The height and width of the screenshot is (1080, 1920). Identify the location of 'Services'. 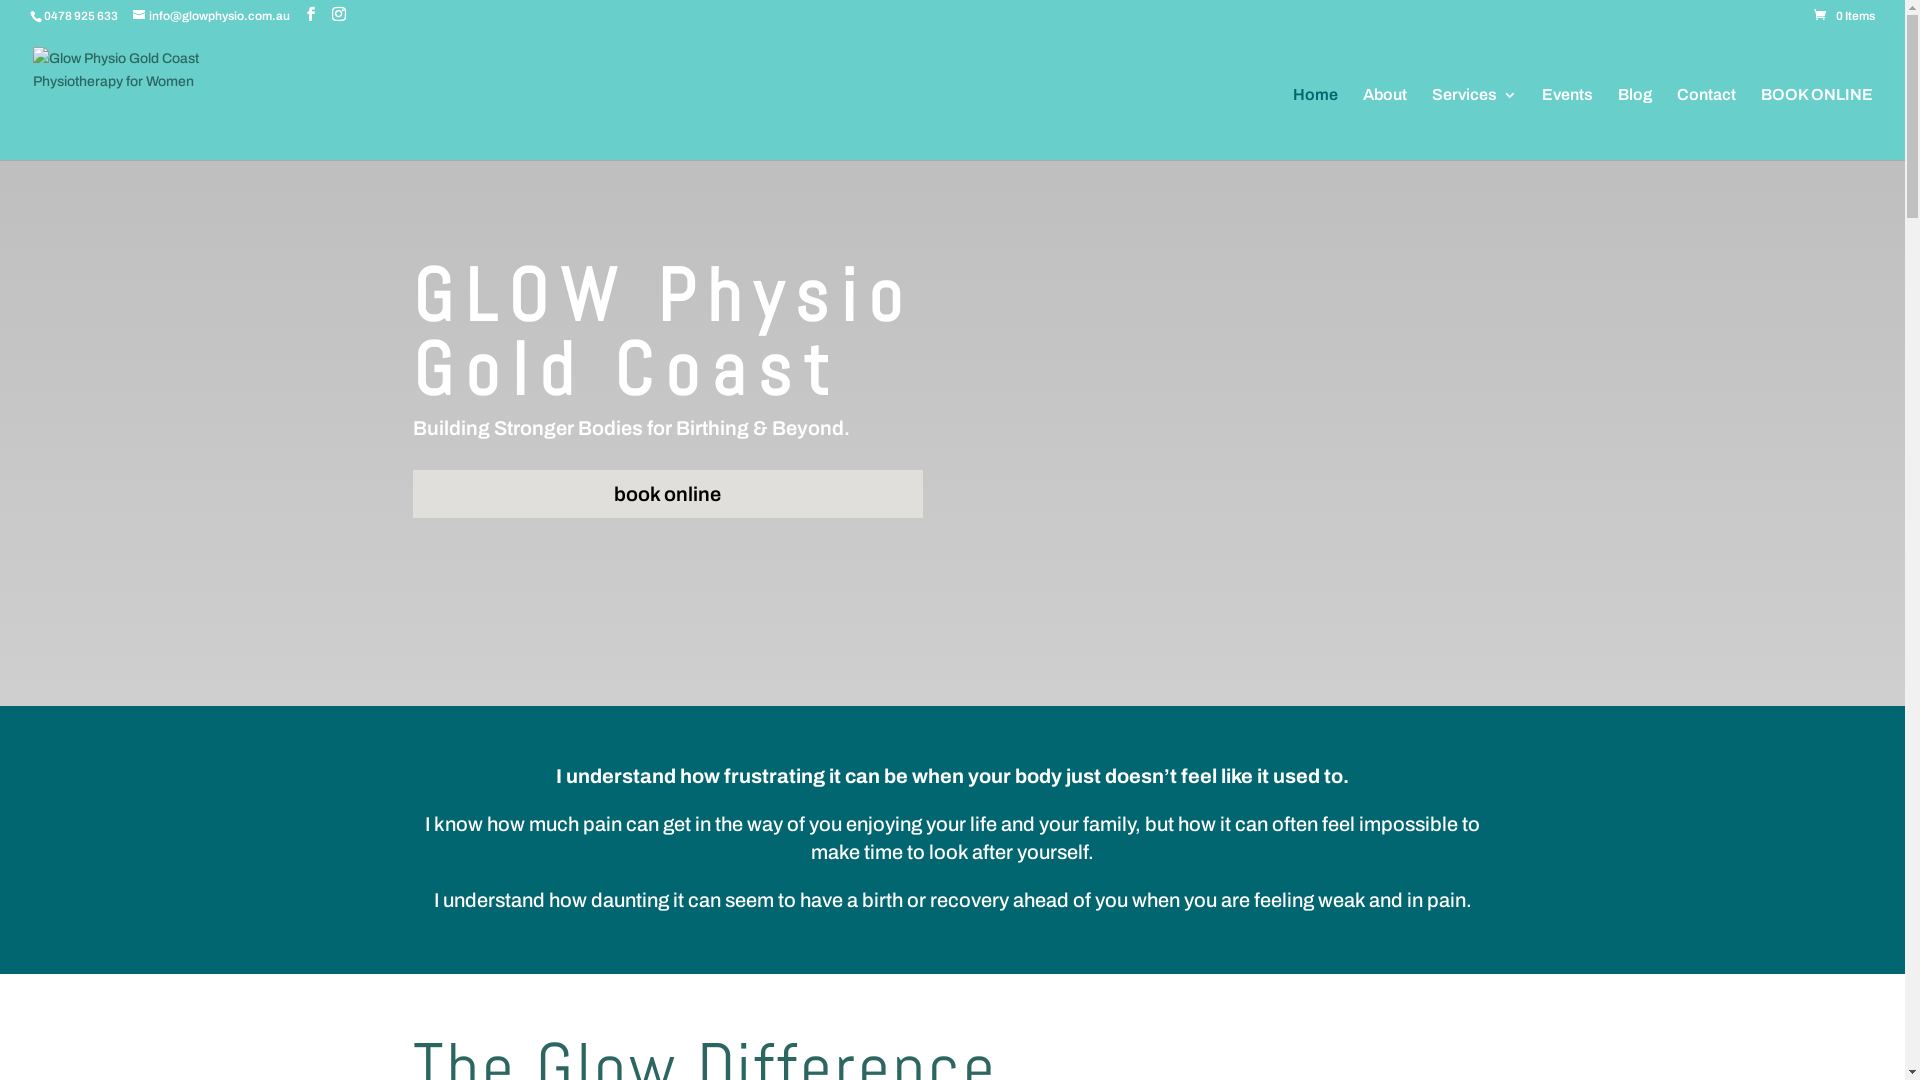
(1474, 123).